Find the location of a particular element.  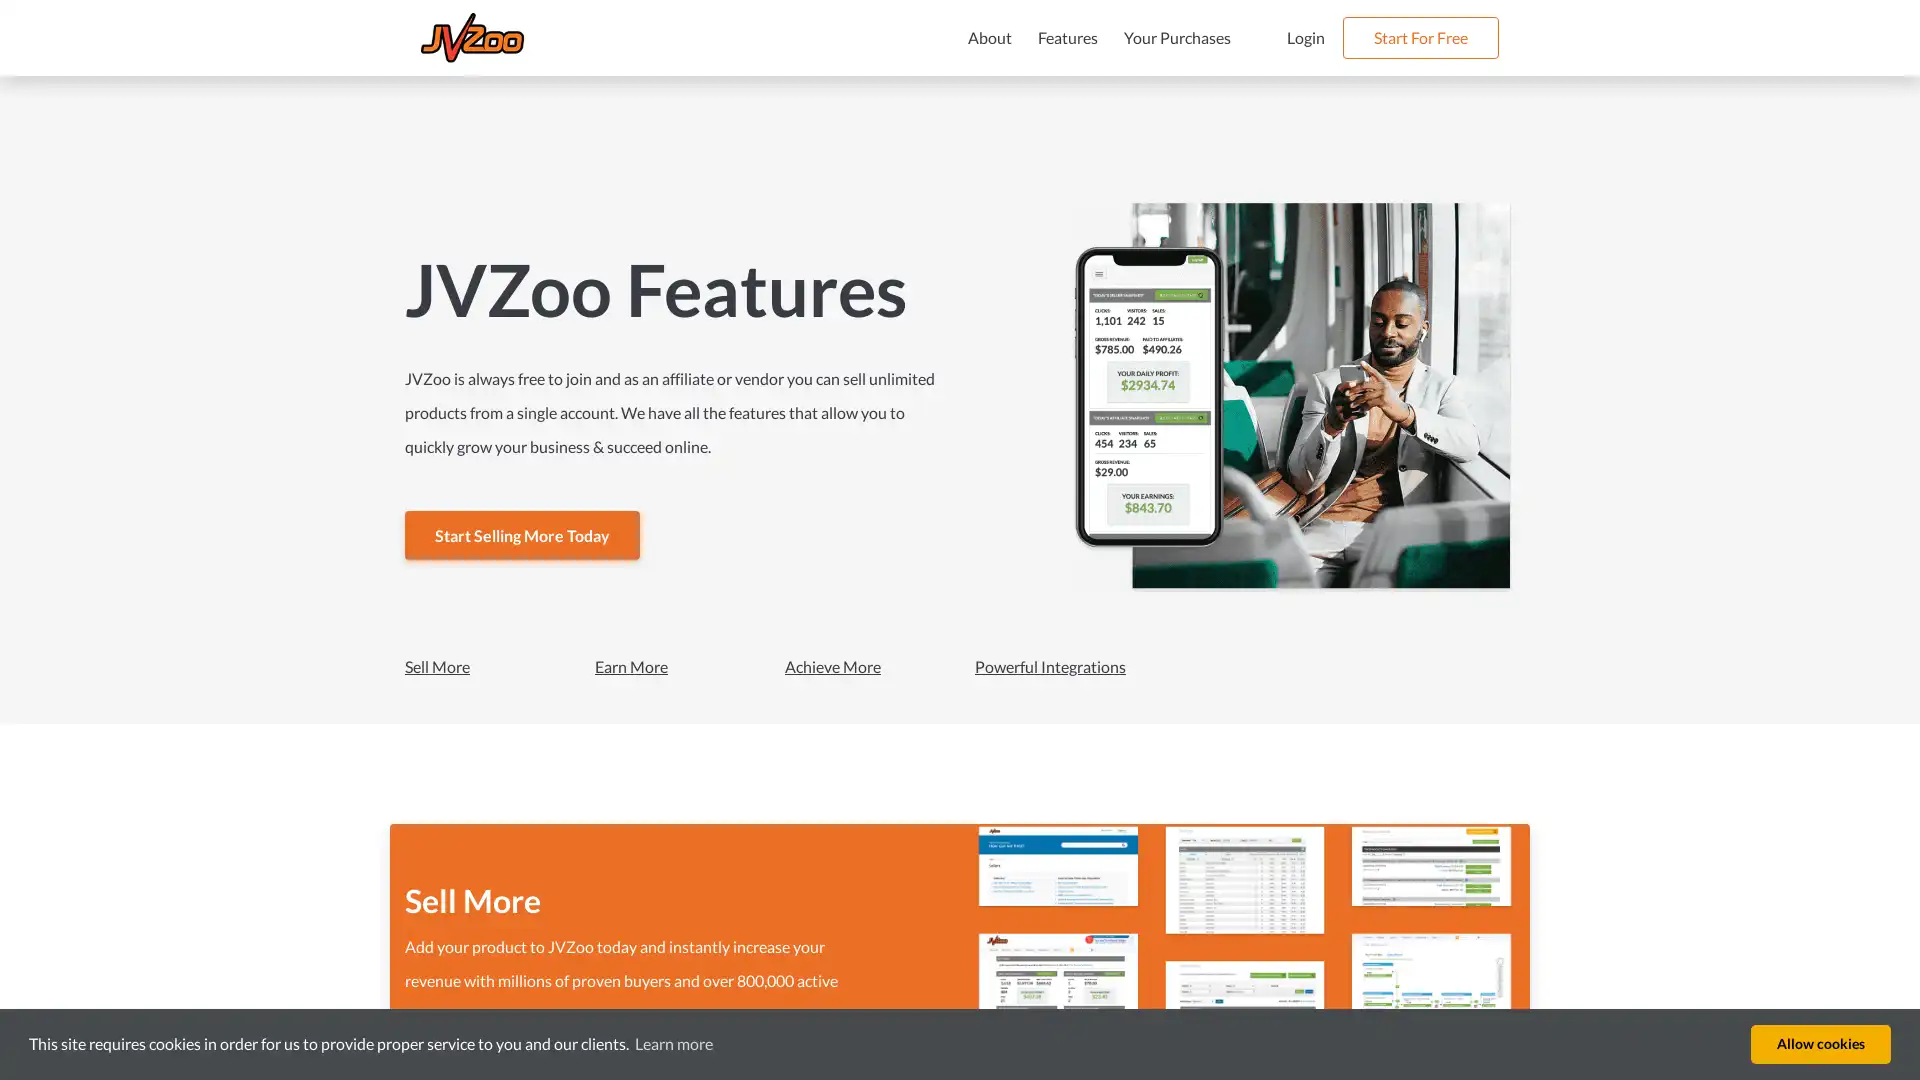

learn more about cookies is located at coordinates (673, 1043).